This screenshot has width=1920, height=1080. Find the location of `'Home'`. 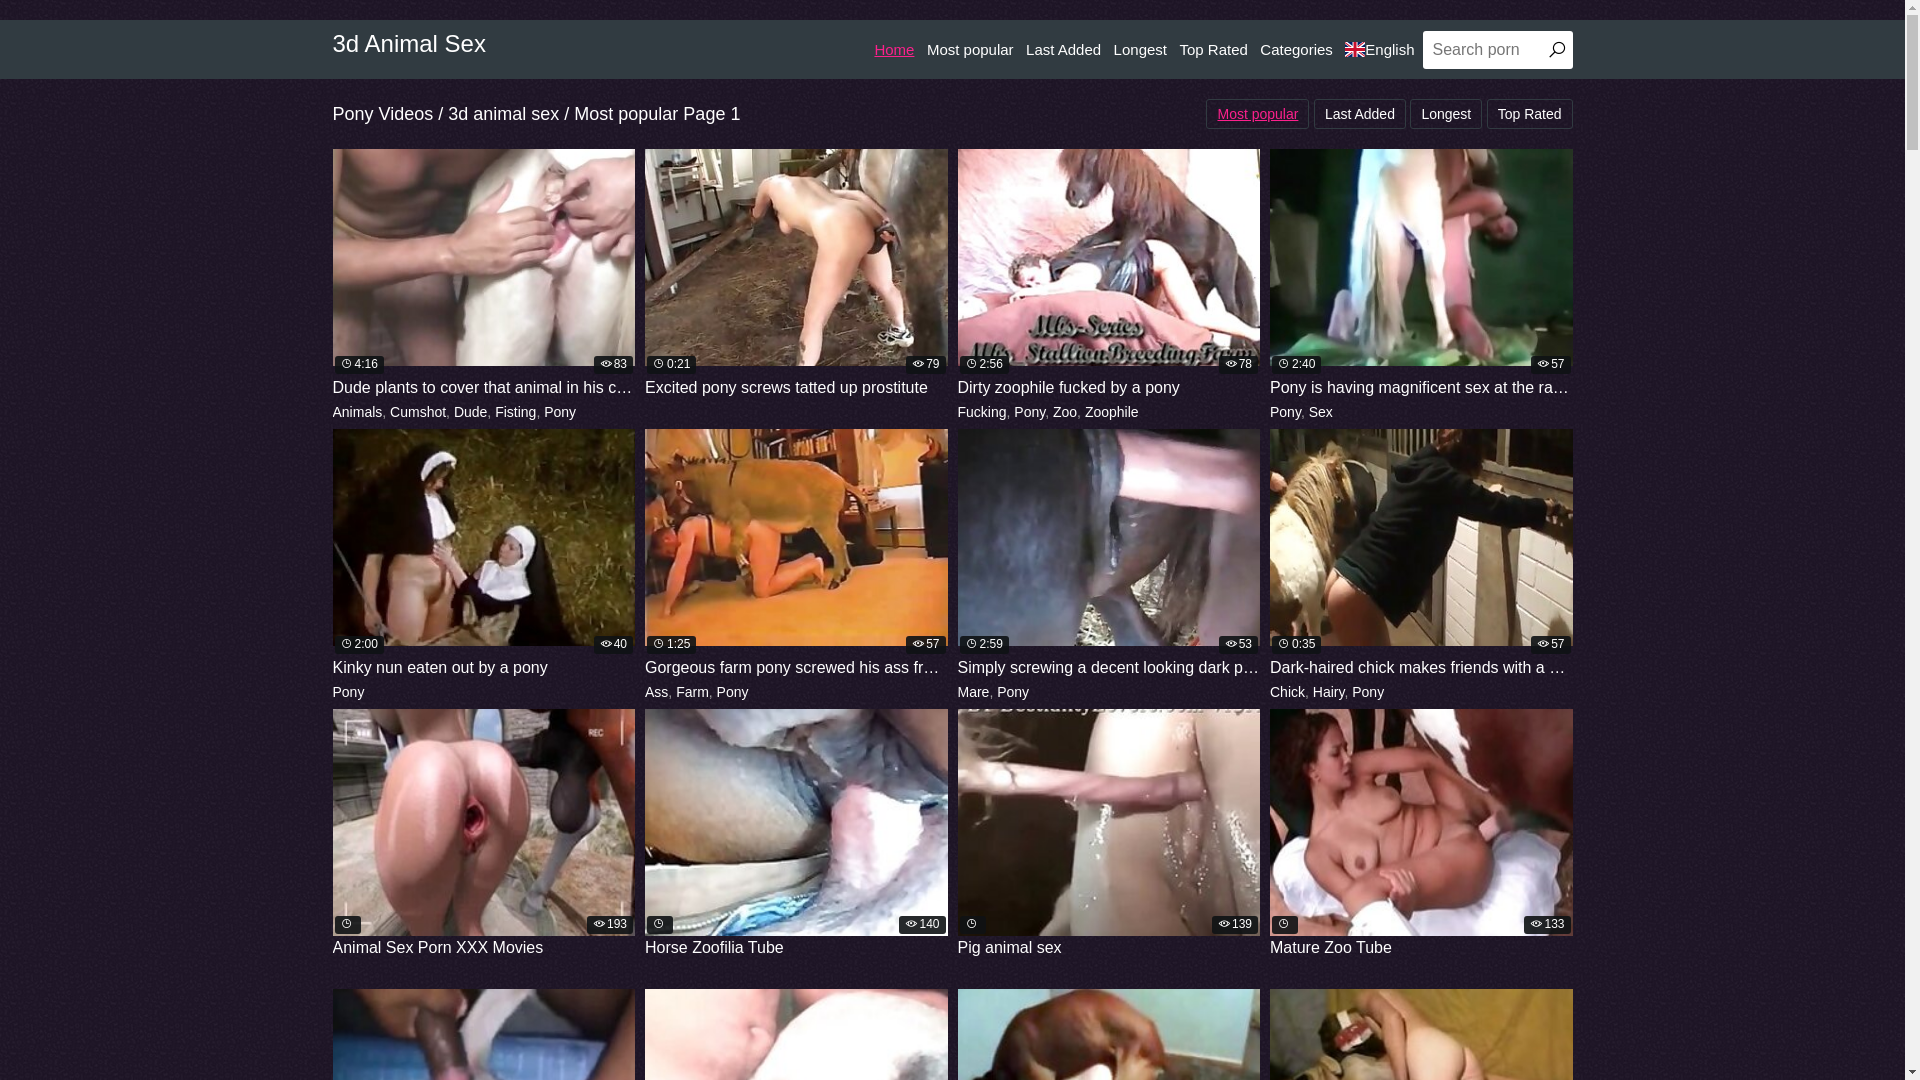

'Home' is located at coordinates (892, 49).